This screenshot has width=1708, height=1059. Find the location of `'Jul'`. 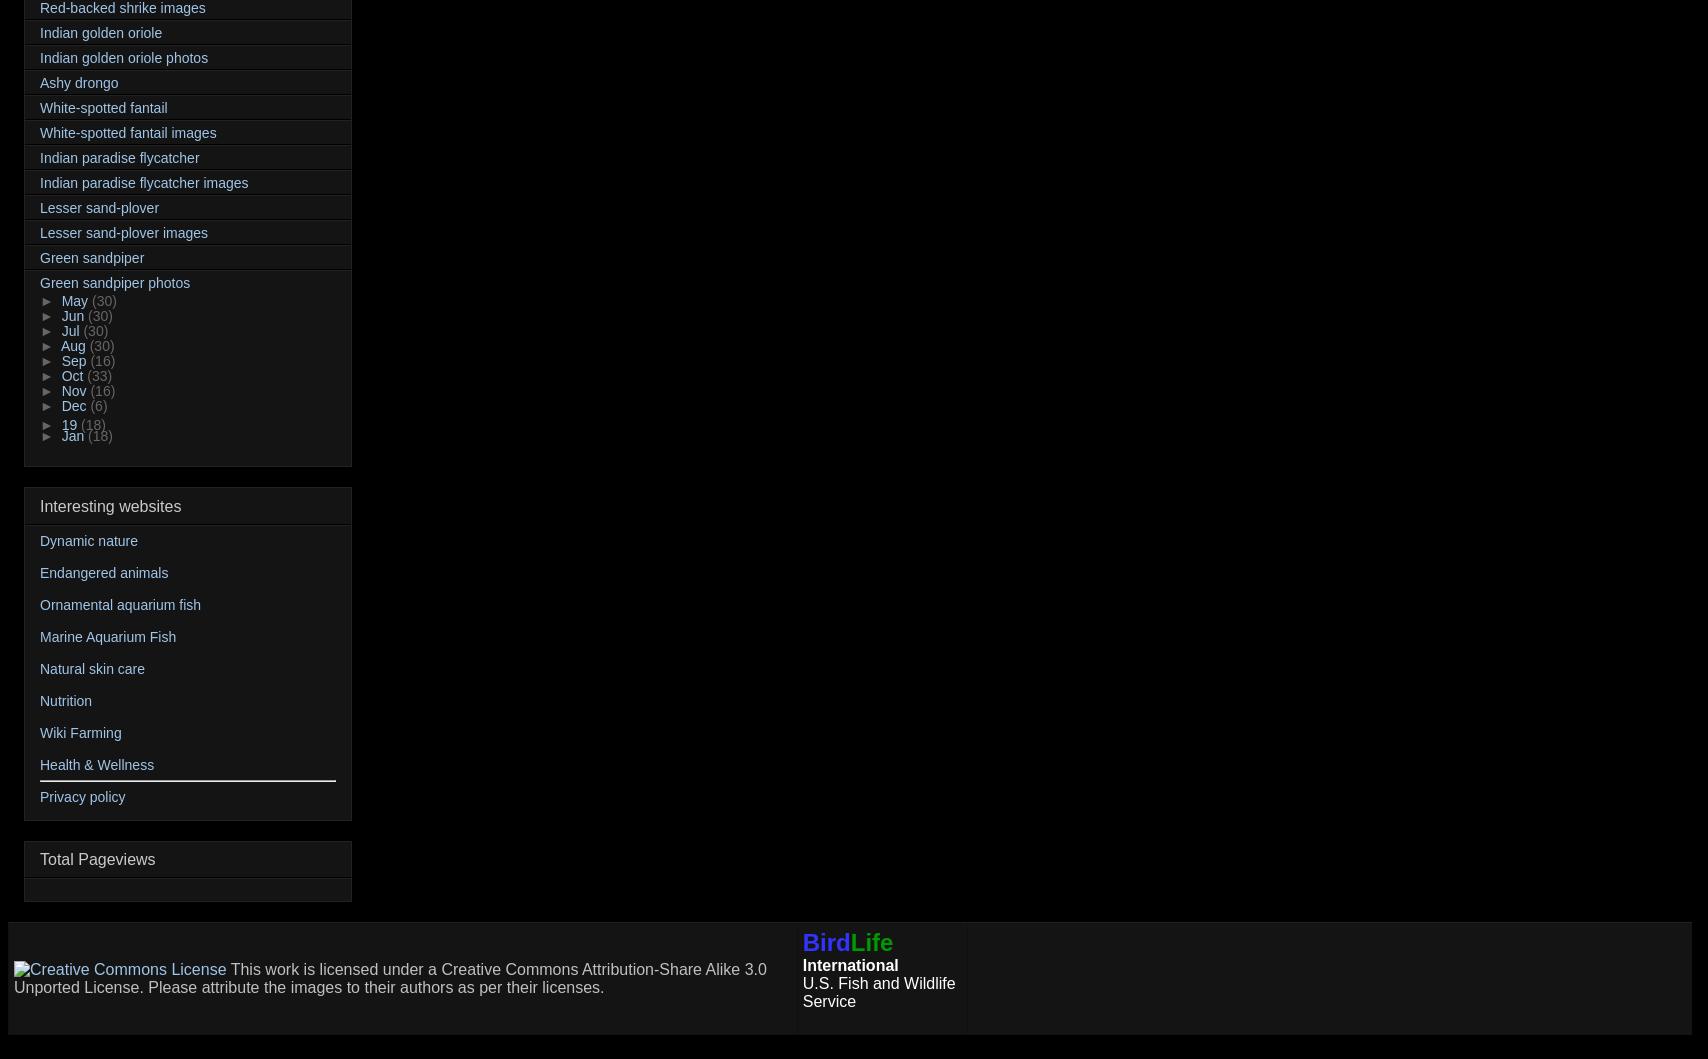

'Jul' is located at coordinates (72, 330).